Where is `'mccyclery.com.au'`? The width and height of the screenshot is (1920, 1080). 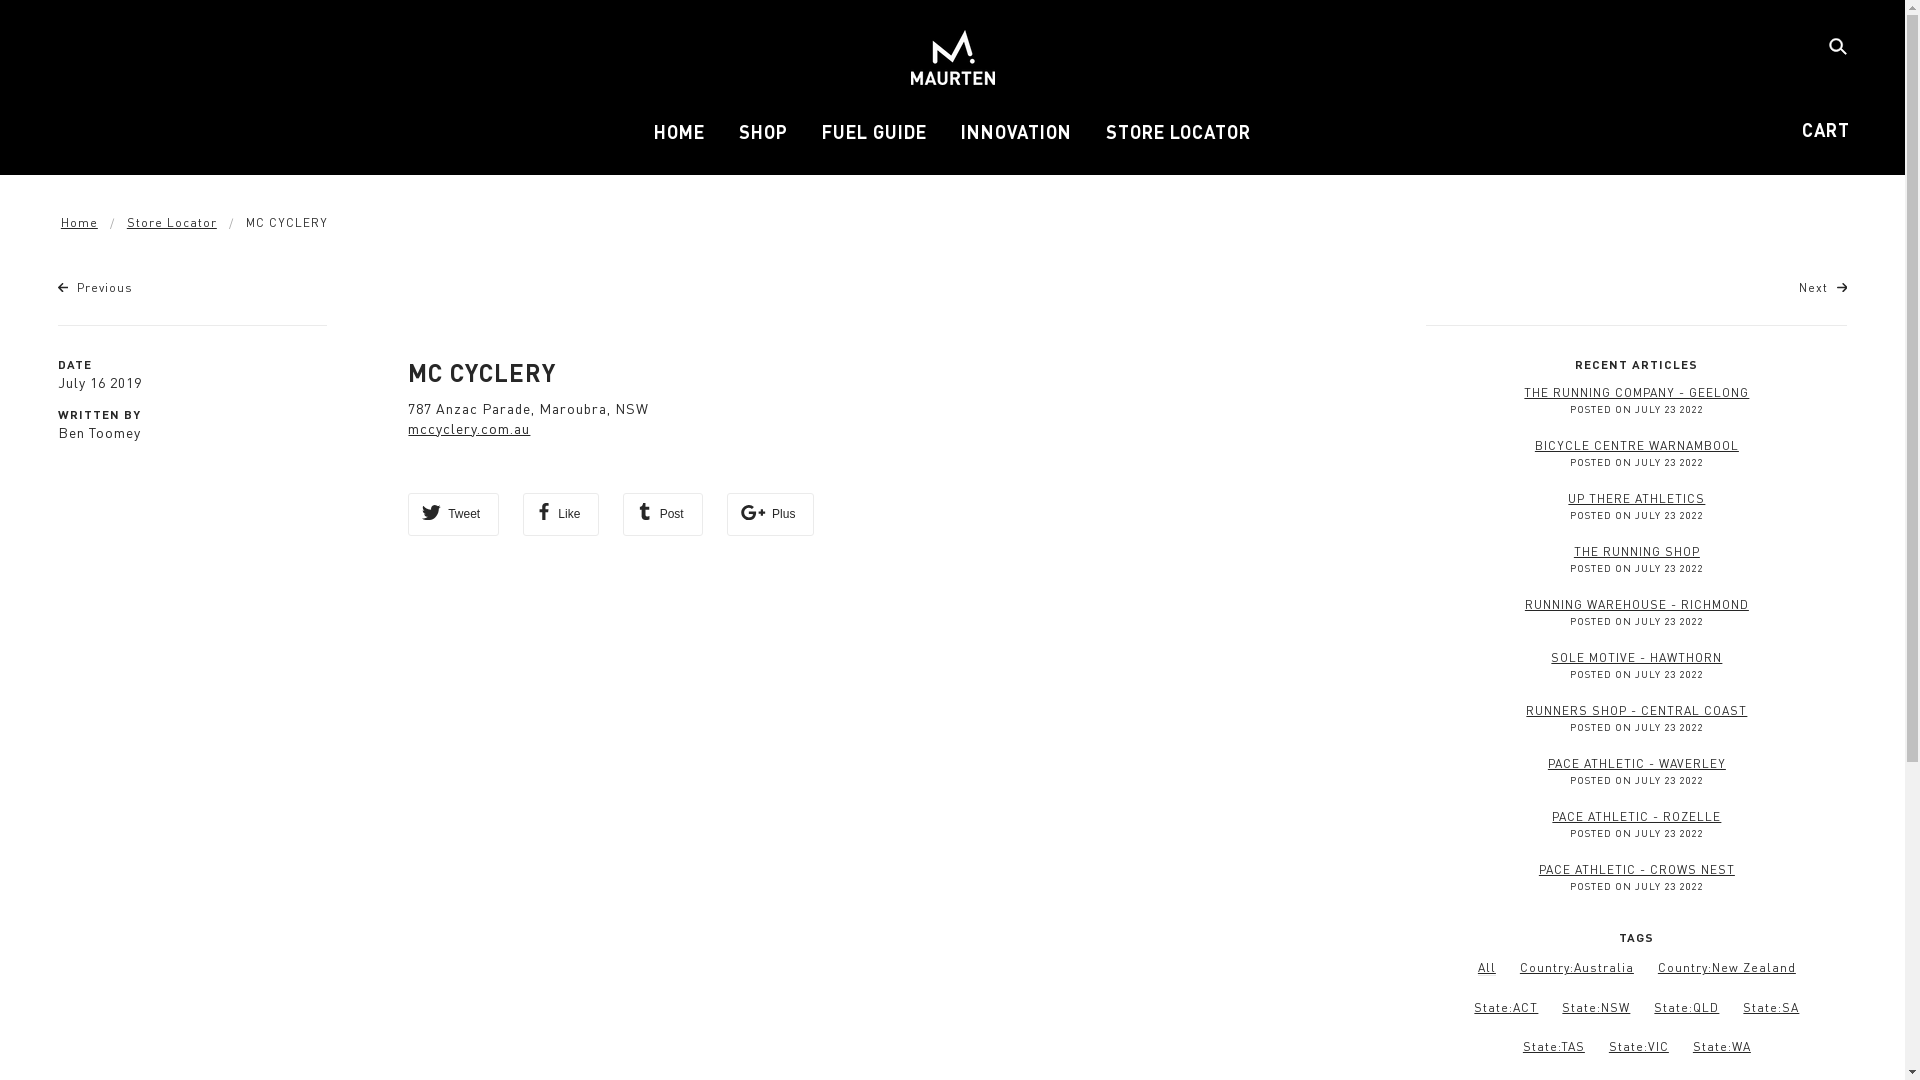 'mccyclery.com.au' is located at coordinates (468, 427).